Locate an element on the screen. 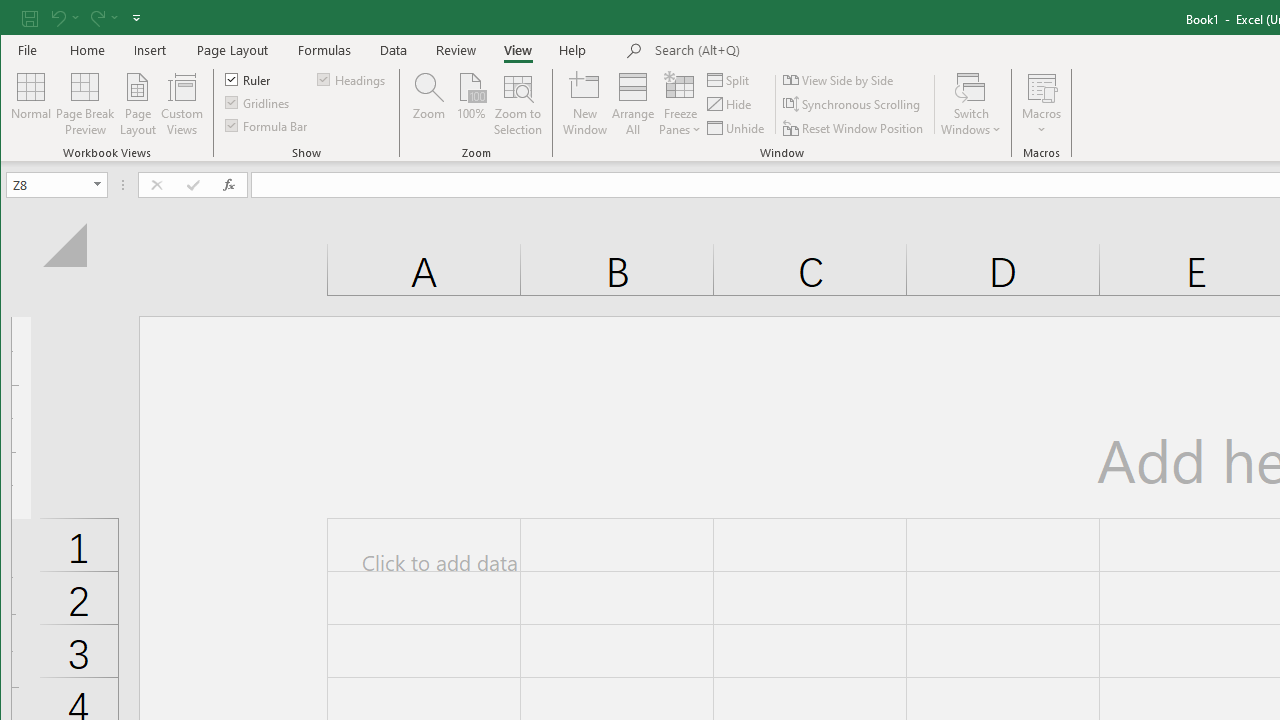 The height and width of the screenshot is (720, 1280). 'Undo' is located at coordinates (64, 17).